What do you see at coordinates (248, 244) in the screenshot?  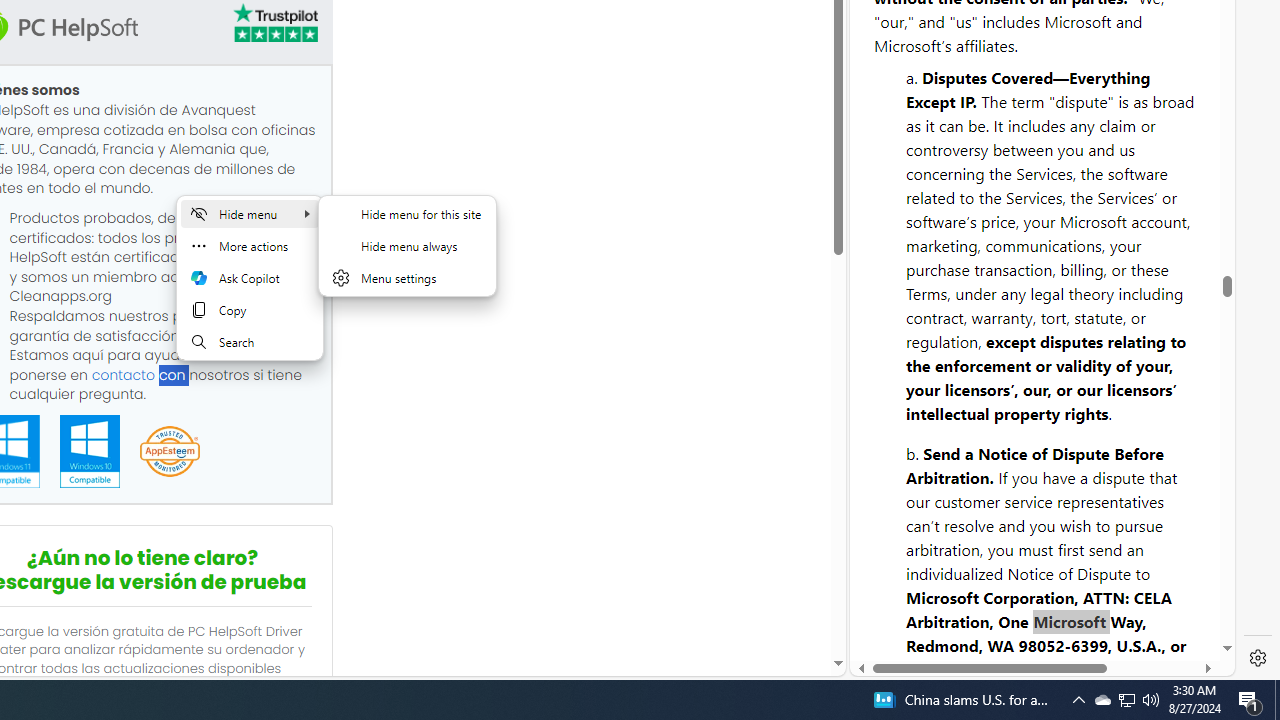 I see `'More actions'` at bounding box center [248, 244].